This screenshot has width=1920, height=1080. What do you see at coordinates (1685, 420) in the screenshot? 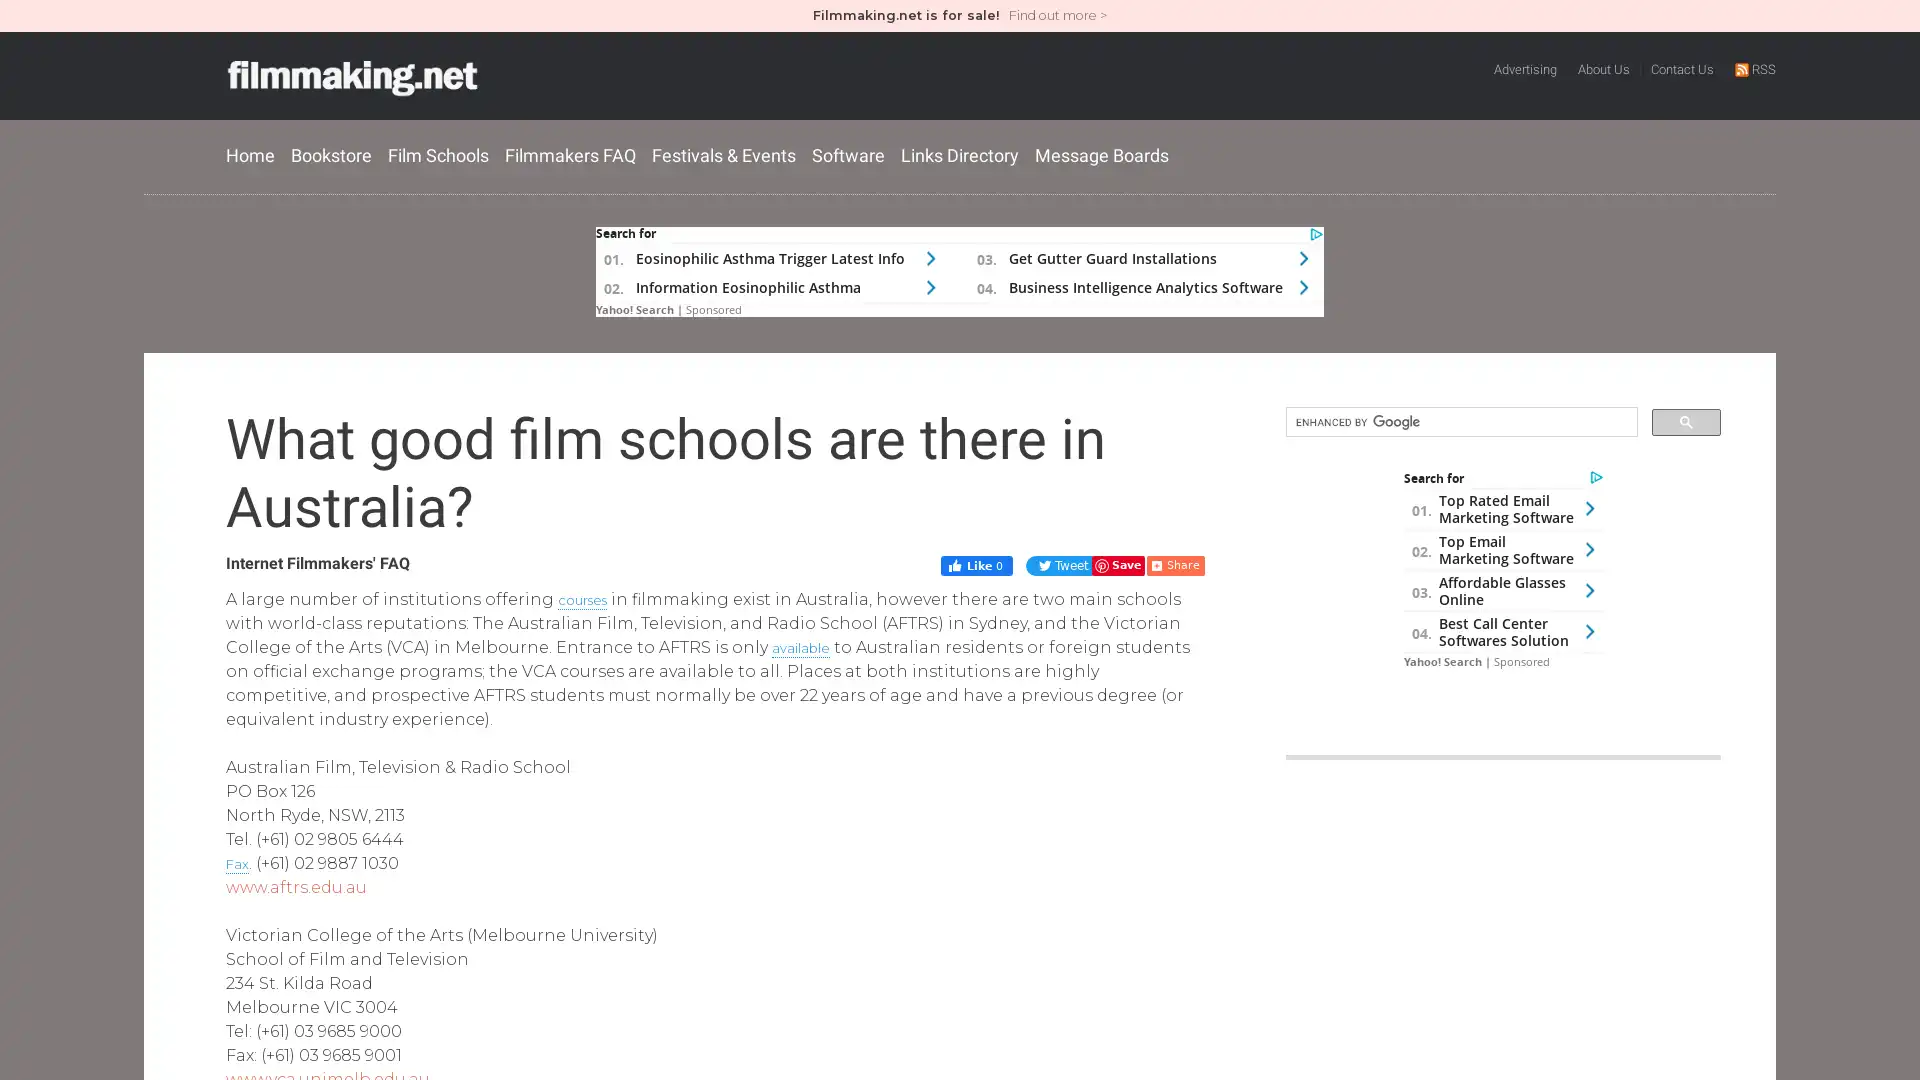
I see `search` at bounding box center [1685, 420].